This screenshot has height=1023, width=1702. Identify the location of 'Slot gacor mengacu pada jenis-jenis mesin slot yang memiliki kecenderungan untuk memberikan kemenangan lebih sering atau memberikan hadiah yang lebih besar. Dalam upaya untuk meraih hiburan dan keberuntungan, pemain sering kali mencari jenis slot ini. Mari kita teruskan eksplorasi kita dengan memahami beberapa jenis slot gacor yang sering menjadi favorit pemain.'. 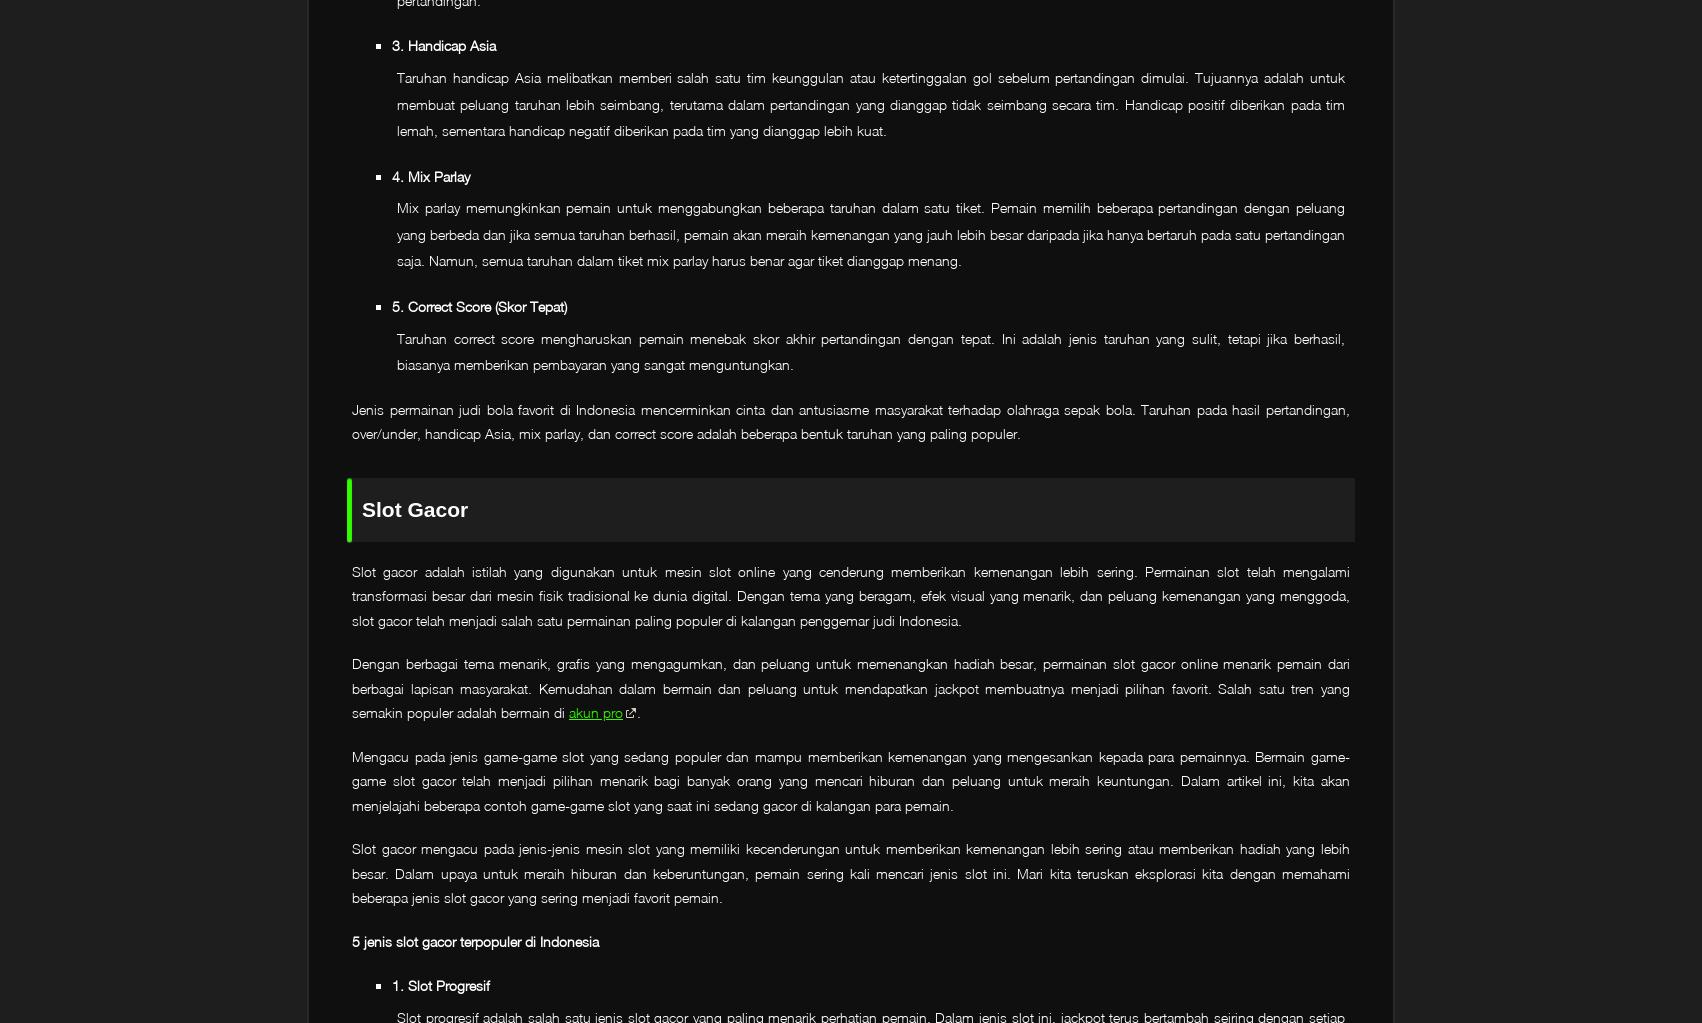
(851, 873).